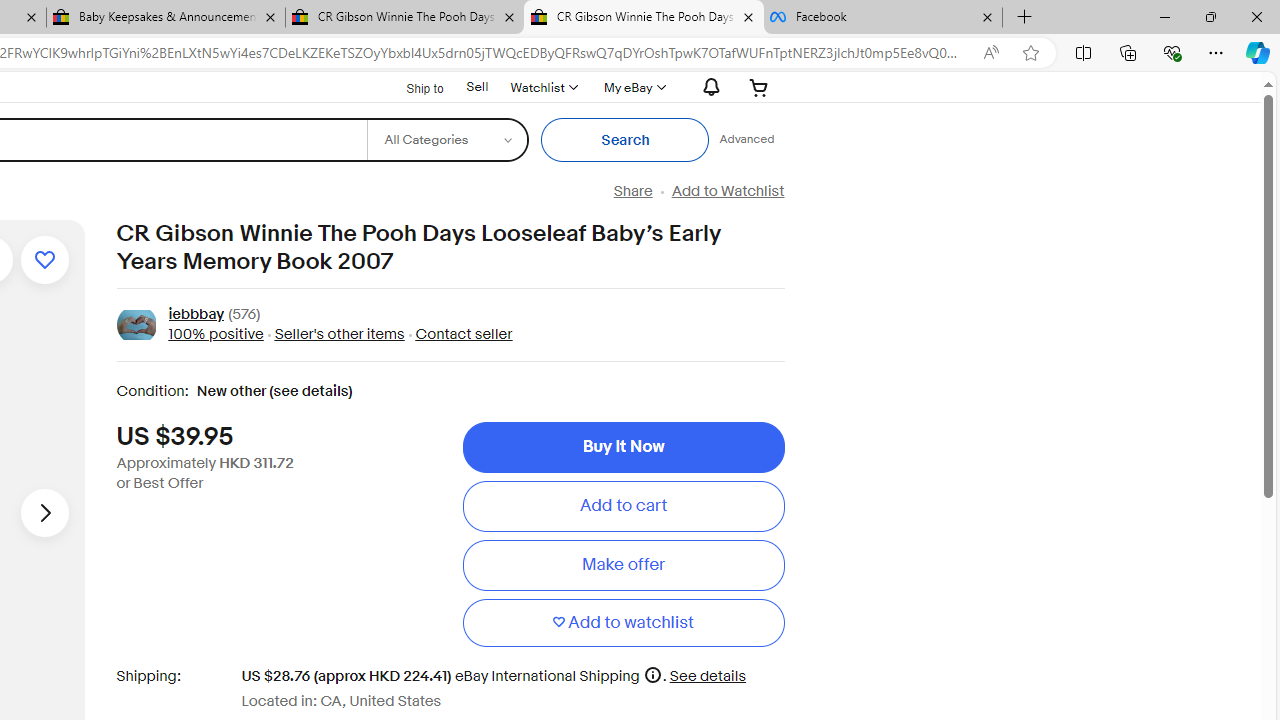 This screenshot has height=720, width=1280. Describe the element at coordinates (758, 86) in the screenshot. I see `'Your shopping cart'` at that location.